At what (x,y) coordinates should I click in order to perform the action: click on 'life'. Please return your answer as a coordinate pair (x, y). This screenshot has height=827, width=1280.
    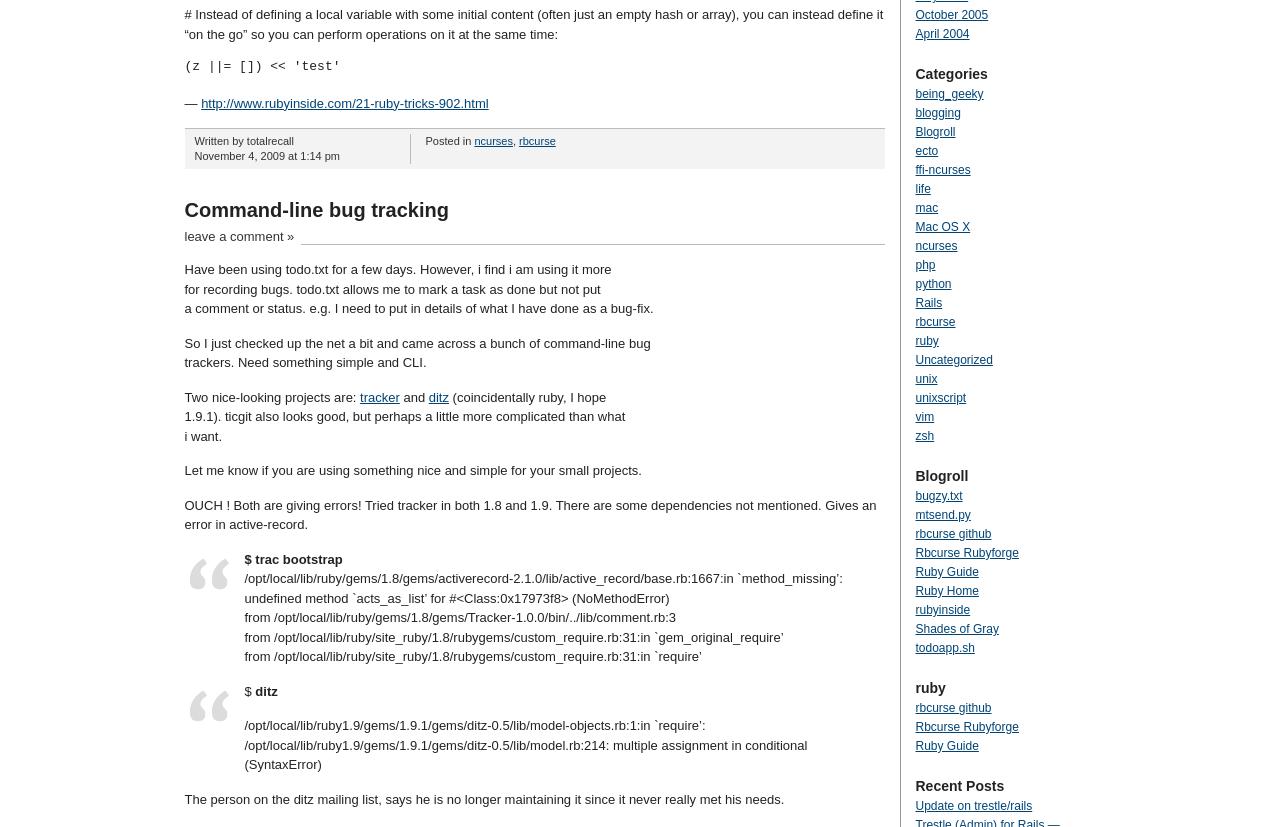
    Looking at the image, I should click on (921, 187).